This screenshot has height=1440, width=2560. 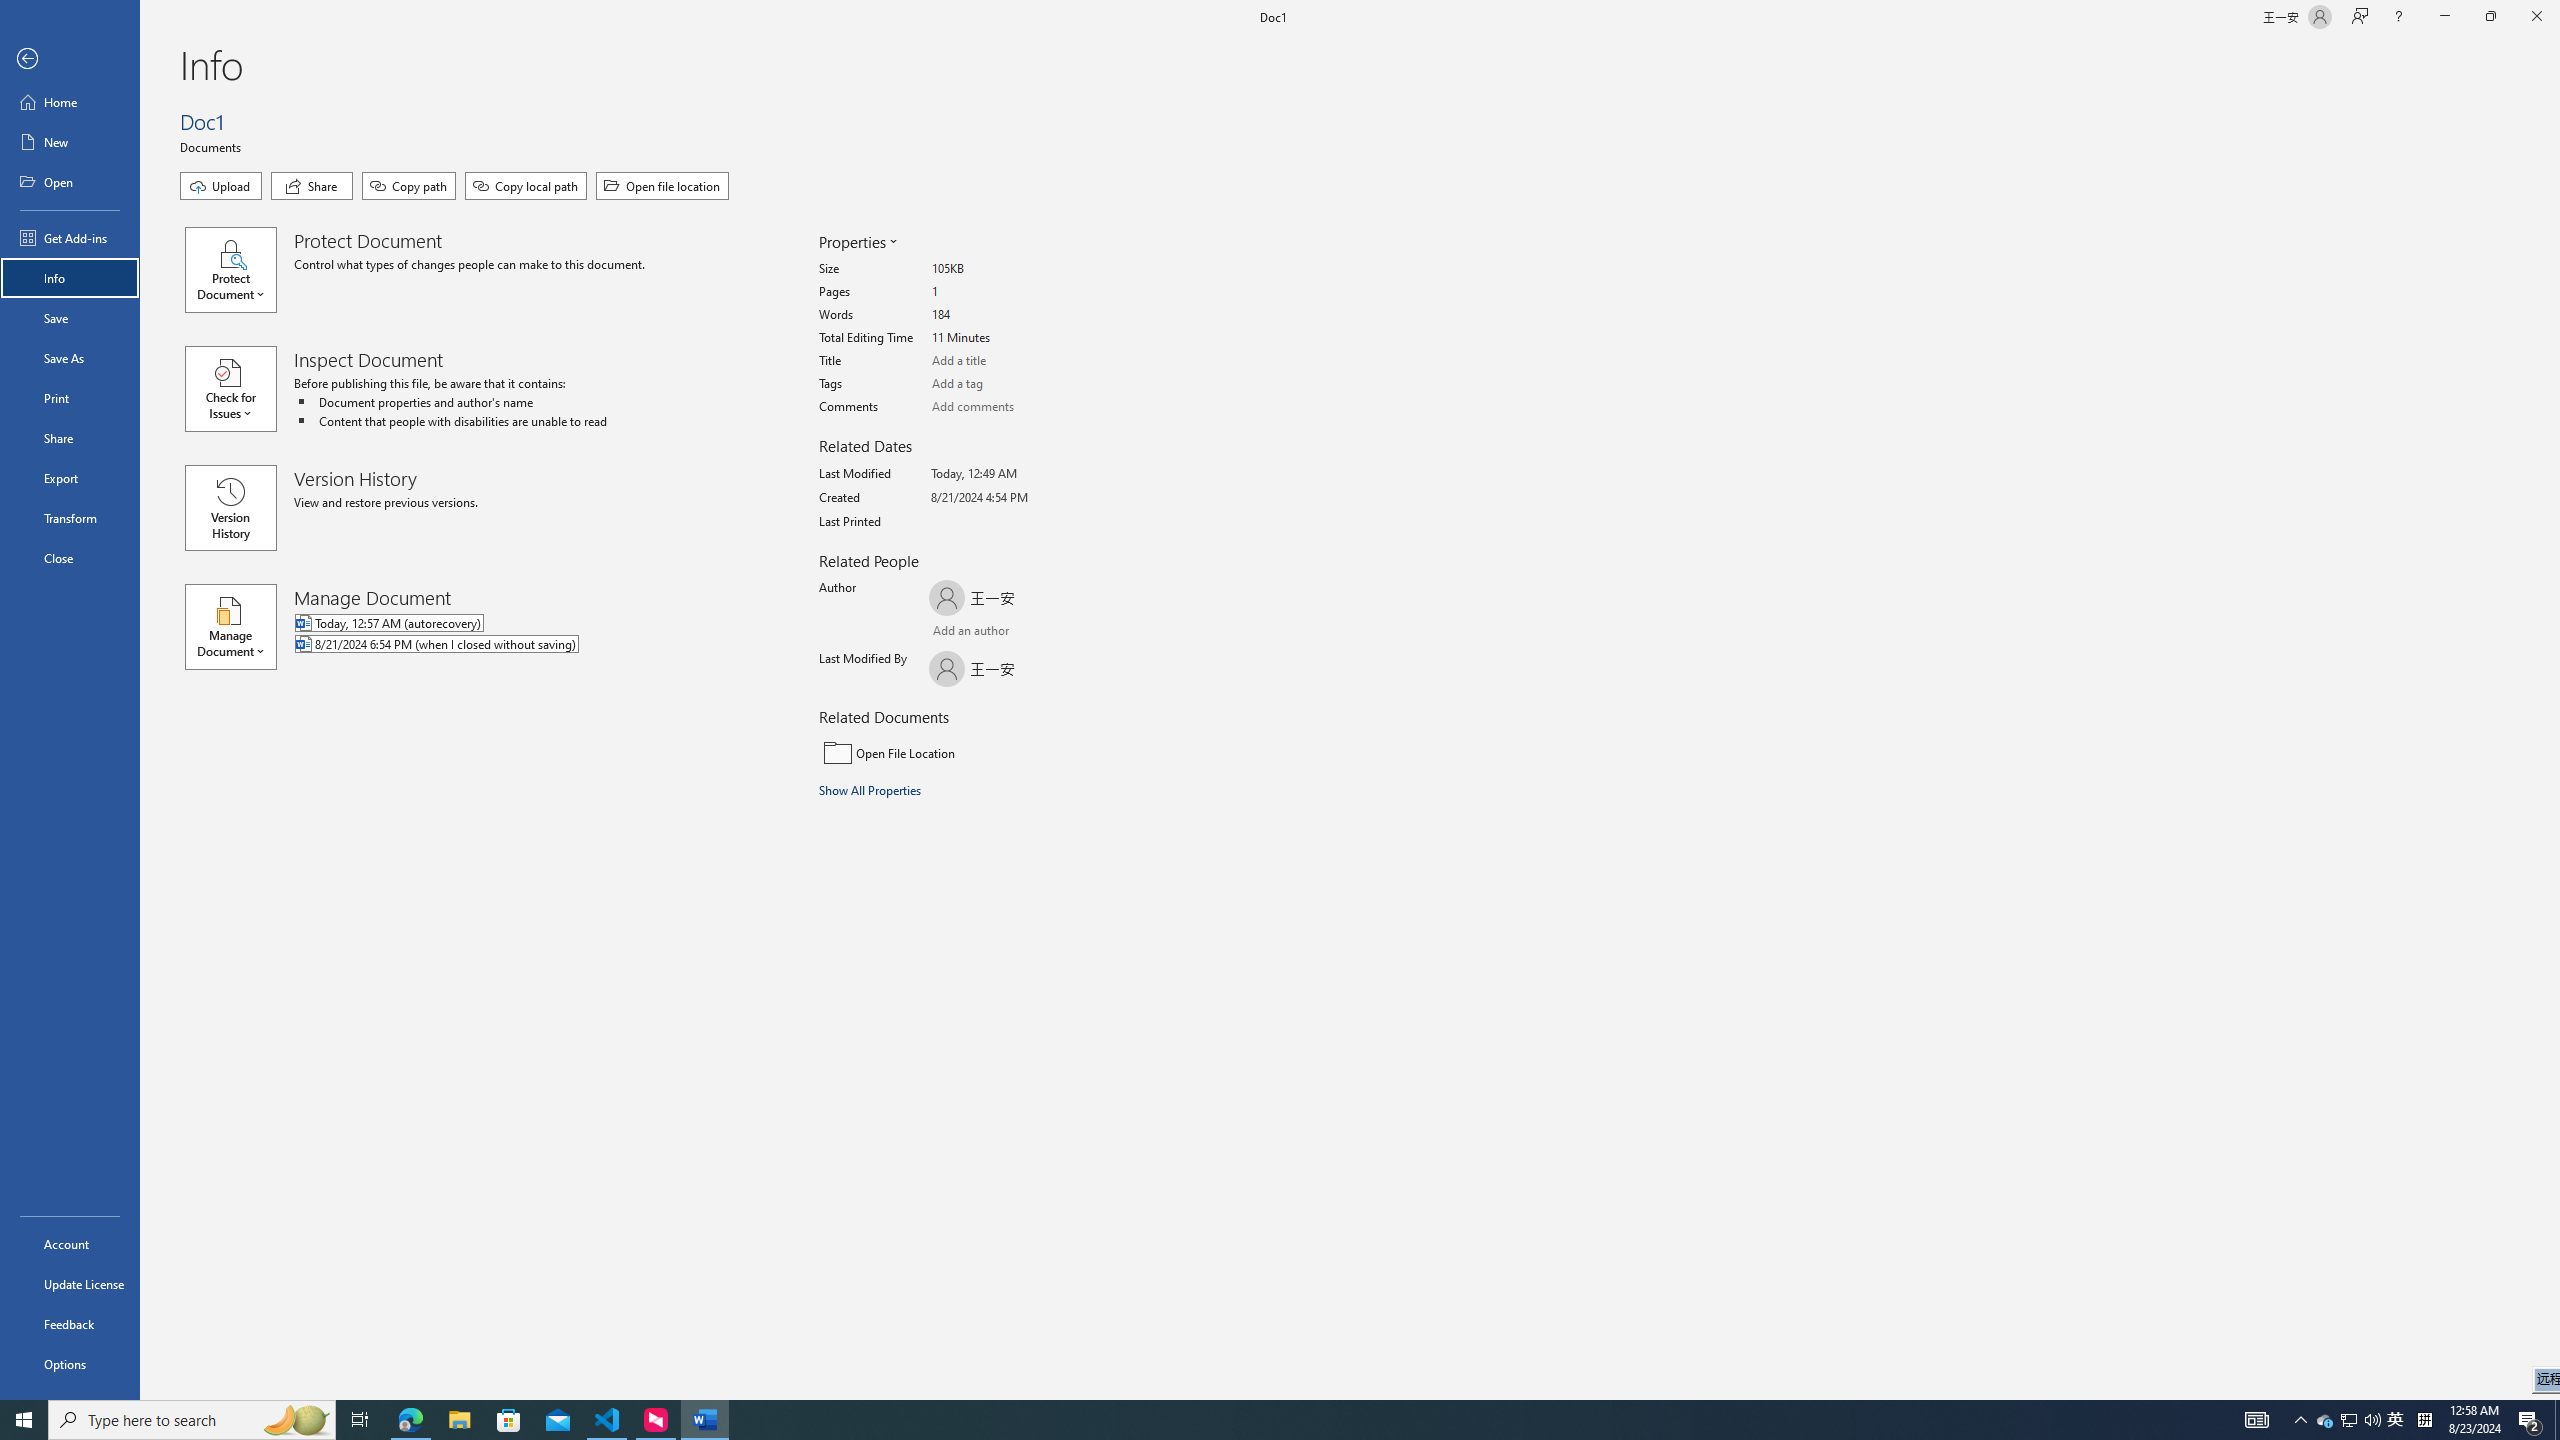 What do you see at coordinates (69, 237) in the screenshot?
I see `'Get Add-ins'` at bounding box center [69, 237].